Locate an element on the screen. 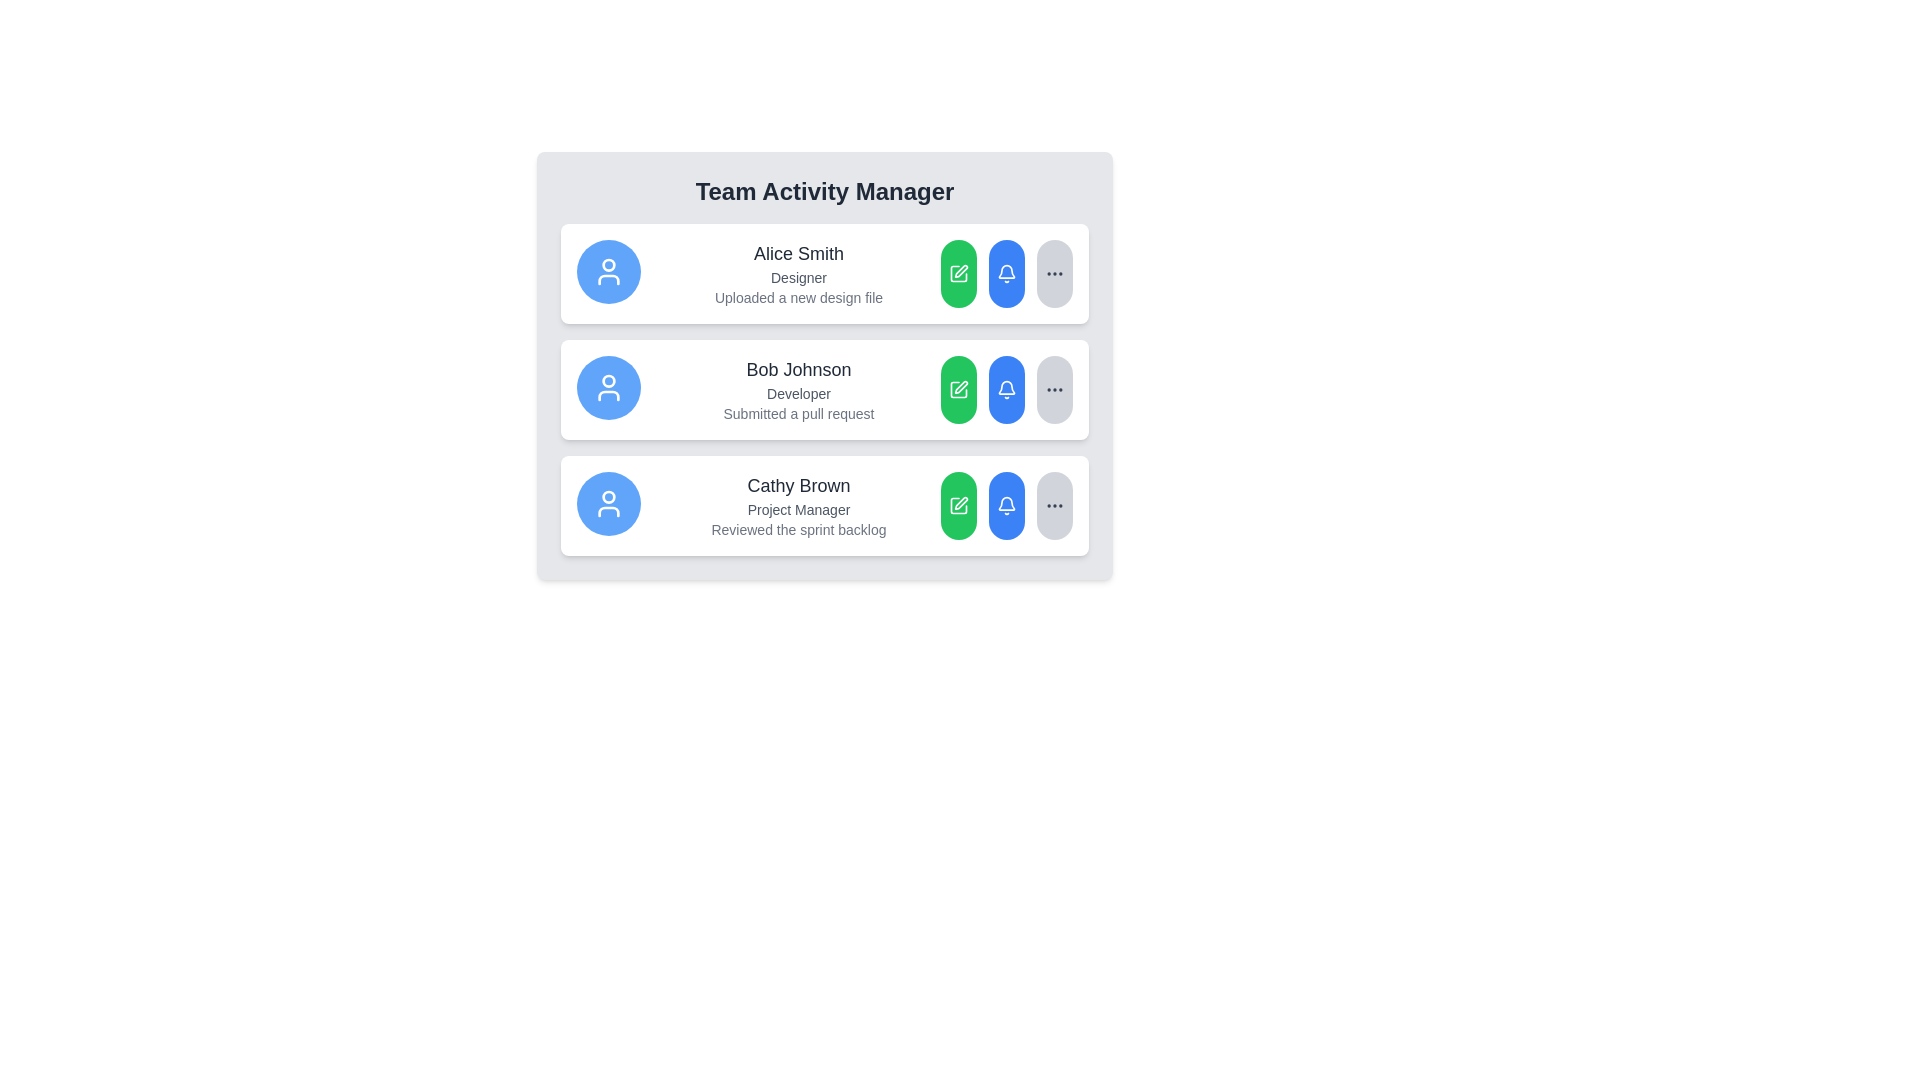 This screenshot has width=1920, height=1080. the first button in the row of interactive circular buttons associated with the entry 'Bob Johnson' is located at coordinates (958, 389).